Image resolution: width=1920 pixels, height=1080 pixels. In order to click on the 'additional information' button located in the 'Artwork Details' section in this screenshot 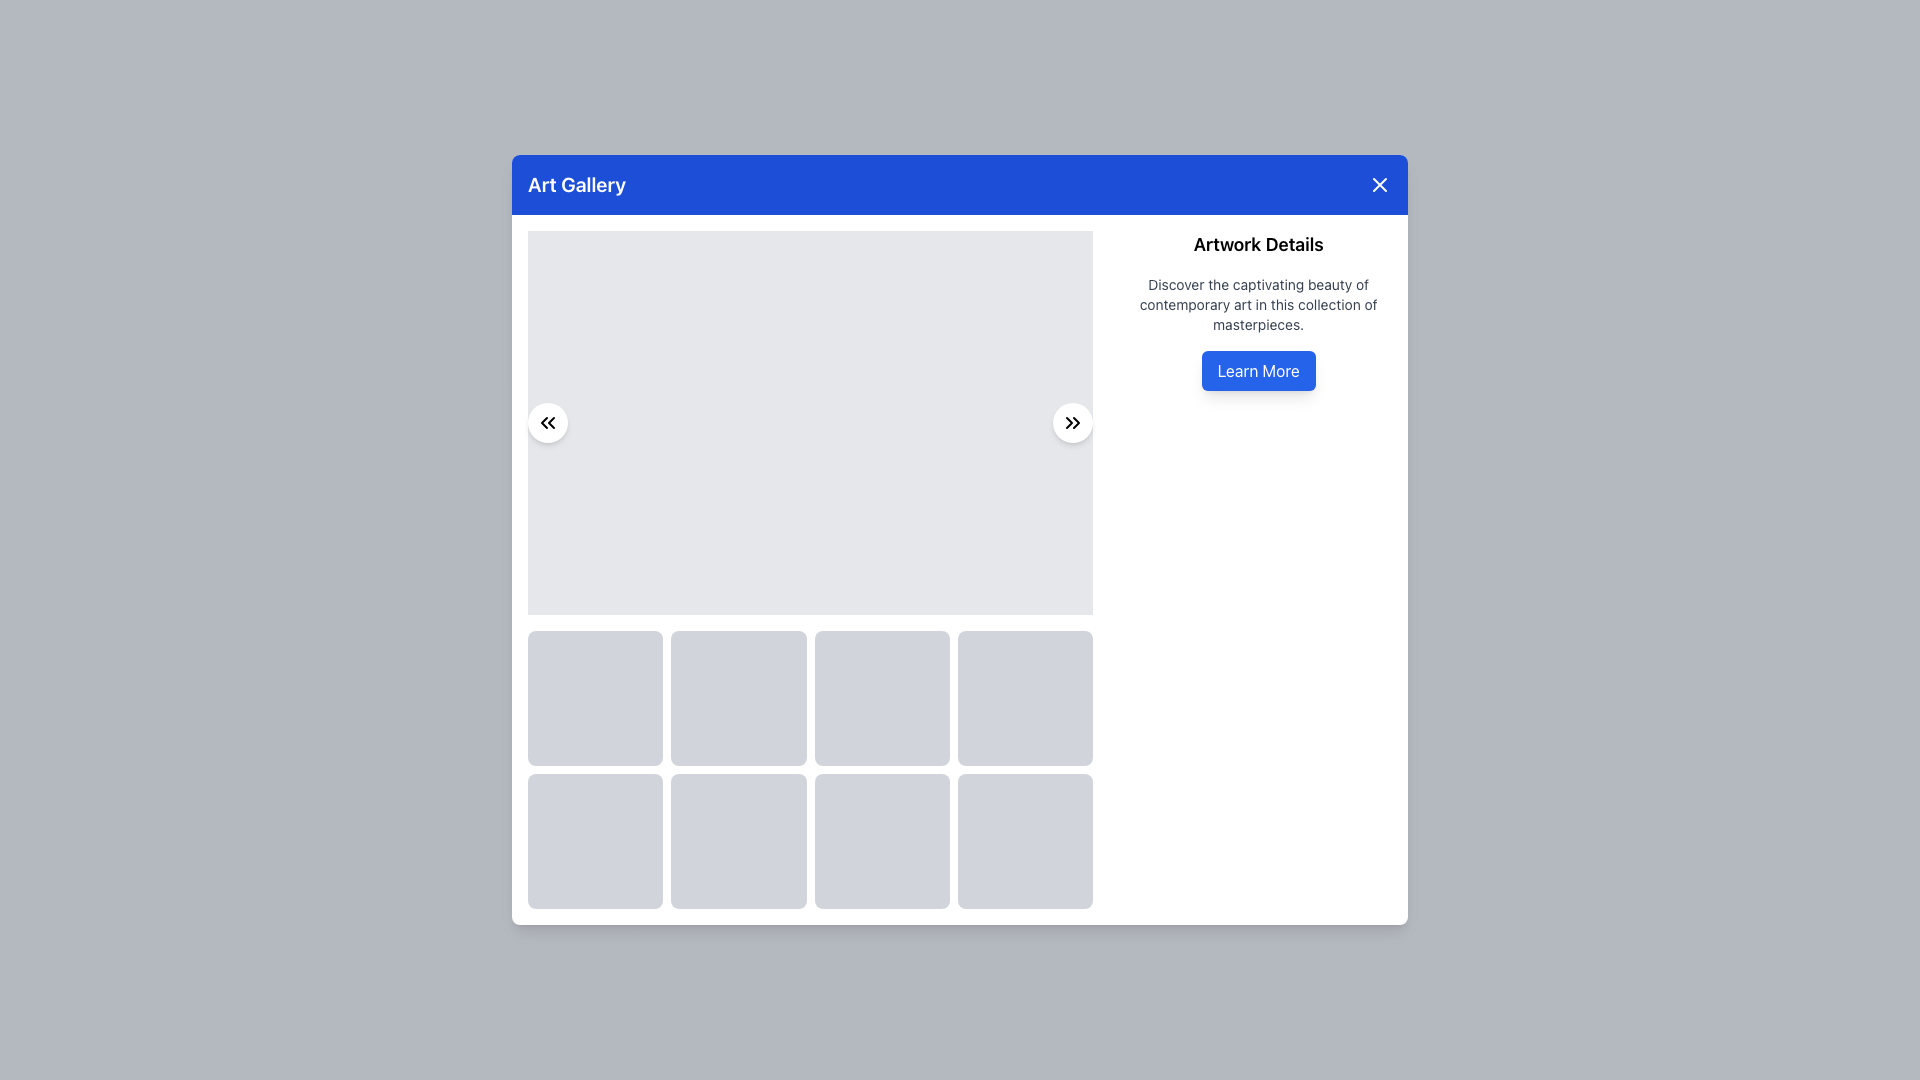, I will do `click(1257, 370)`.